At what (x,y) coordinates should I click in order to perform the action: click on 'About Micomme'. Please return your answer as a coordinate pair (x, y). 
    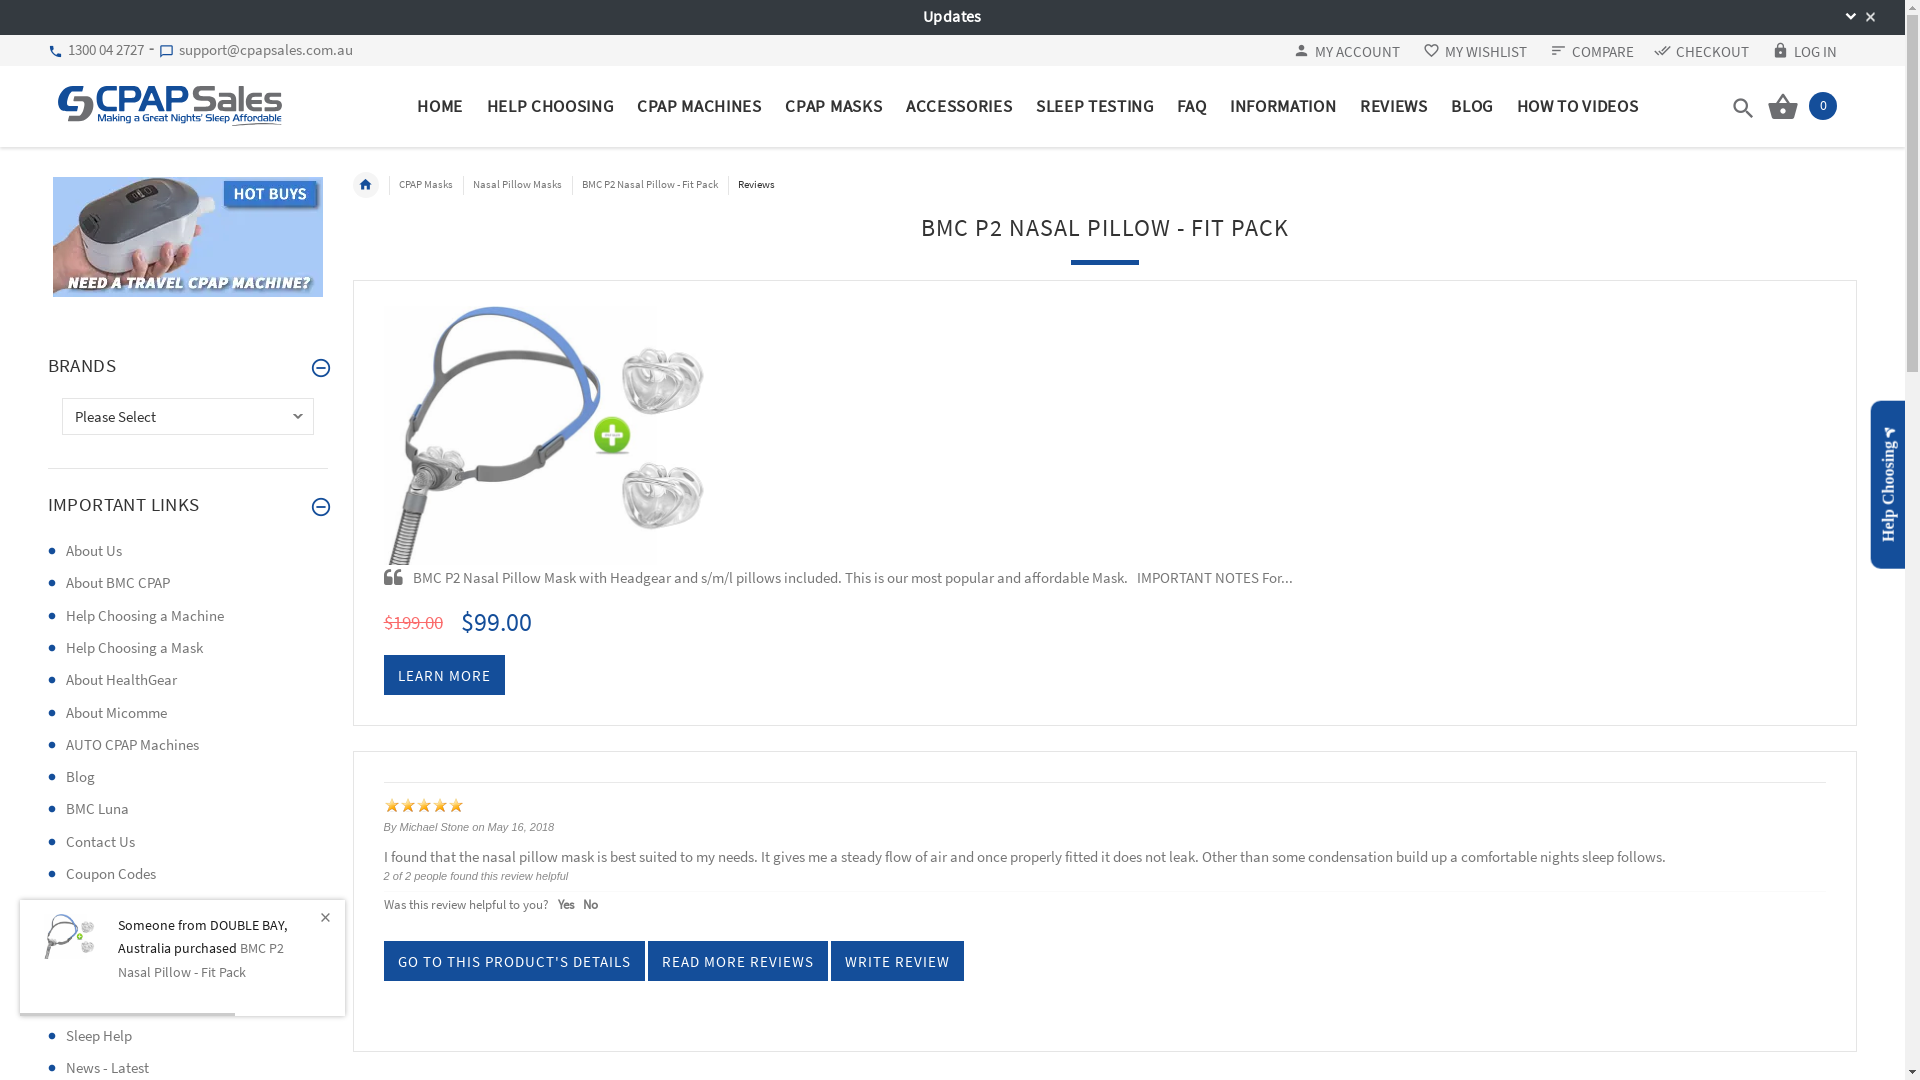
    Looking at the image, I should click on (115, 710).